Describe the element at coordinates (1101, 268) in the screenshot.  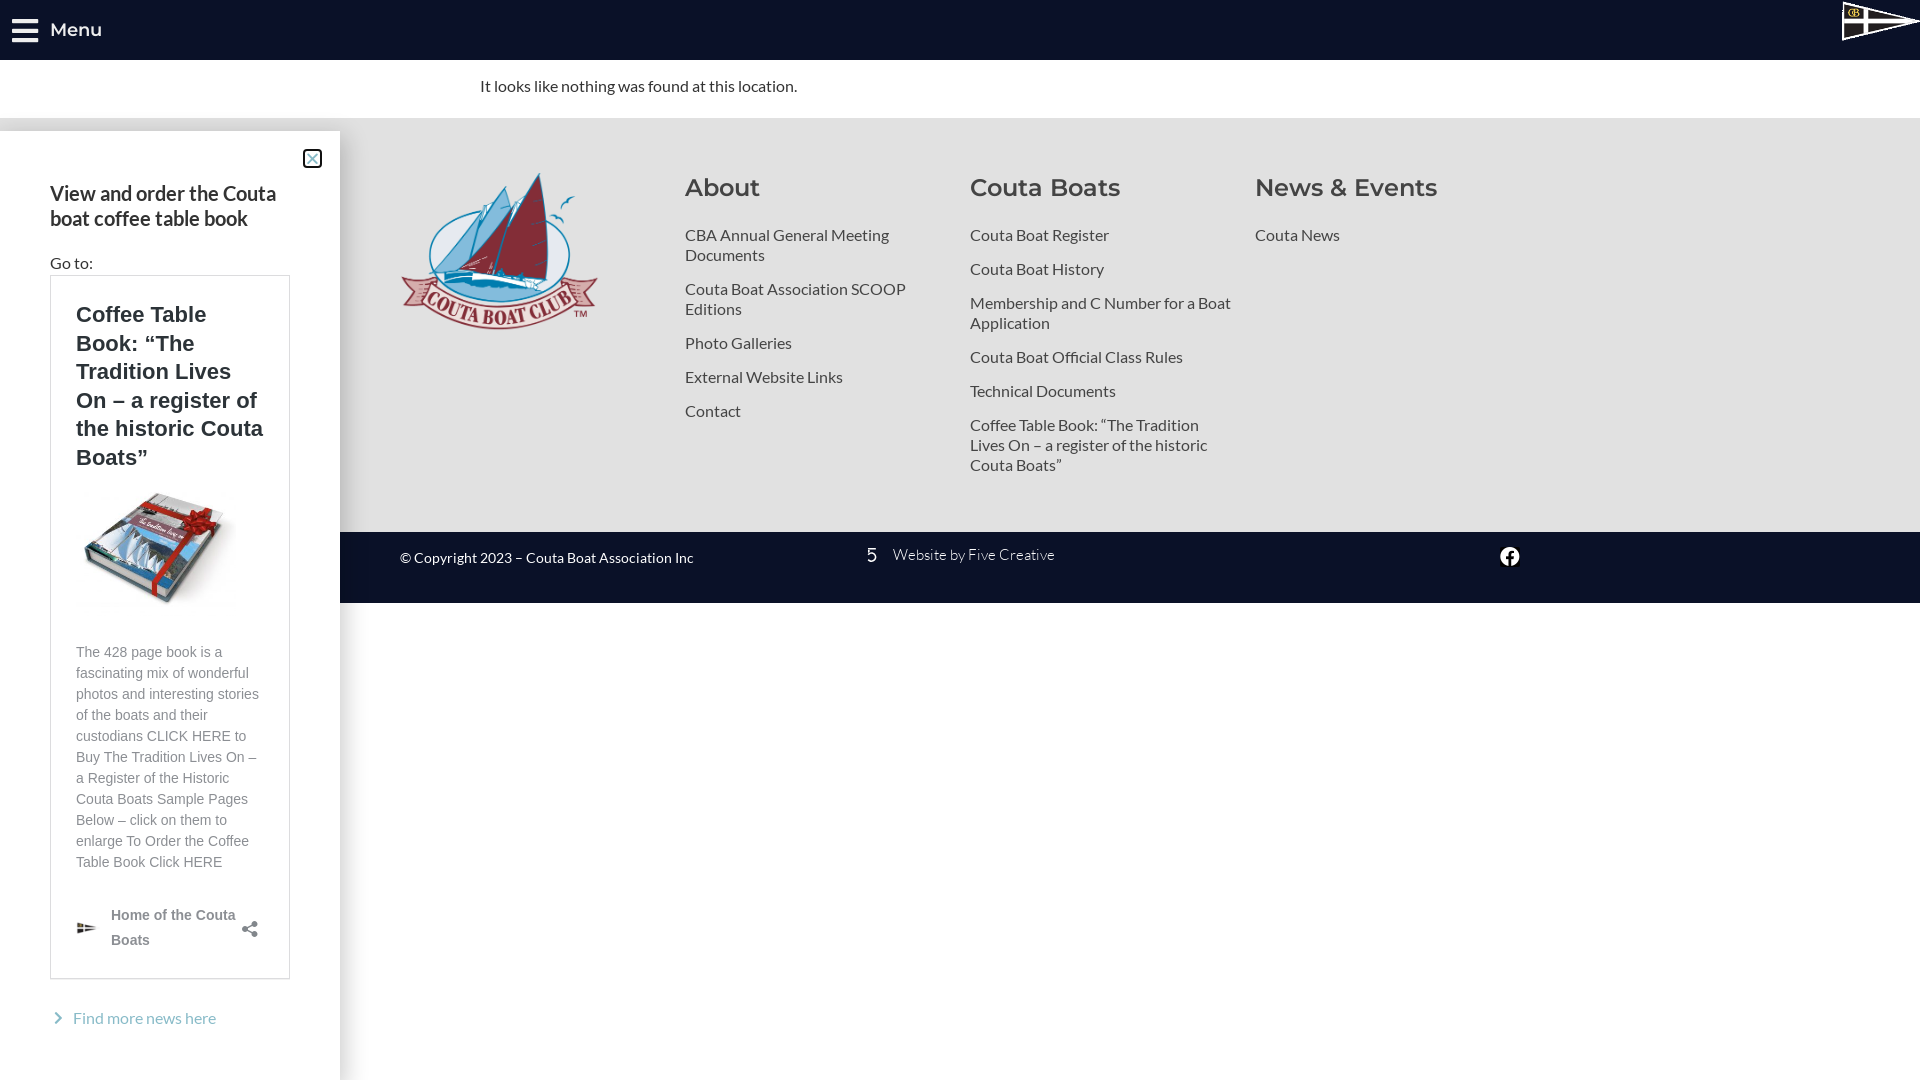
I see `'Couta Boat History'` at that location.